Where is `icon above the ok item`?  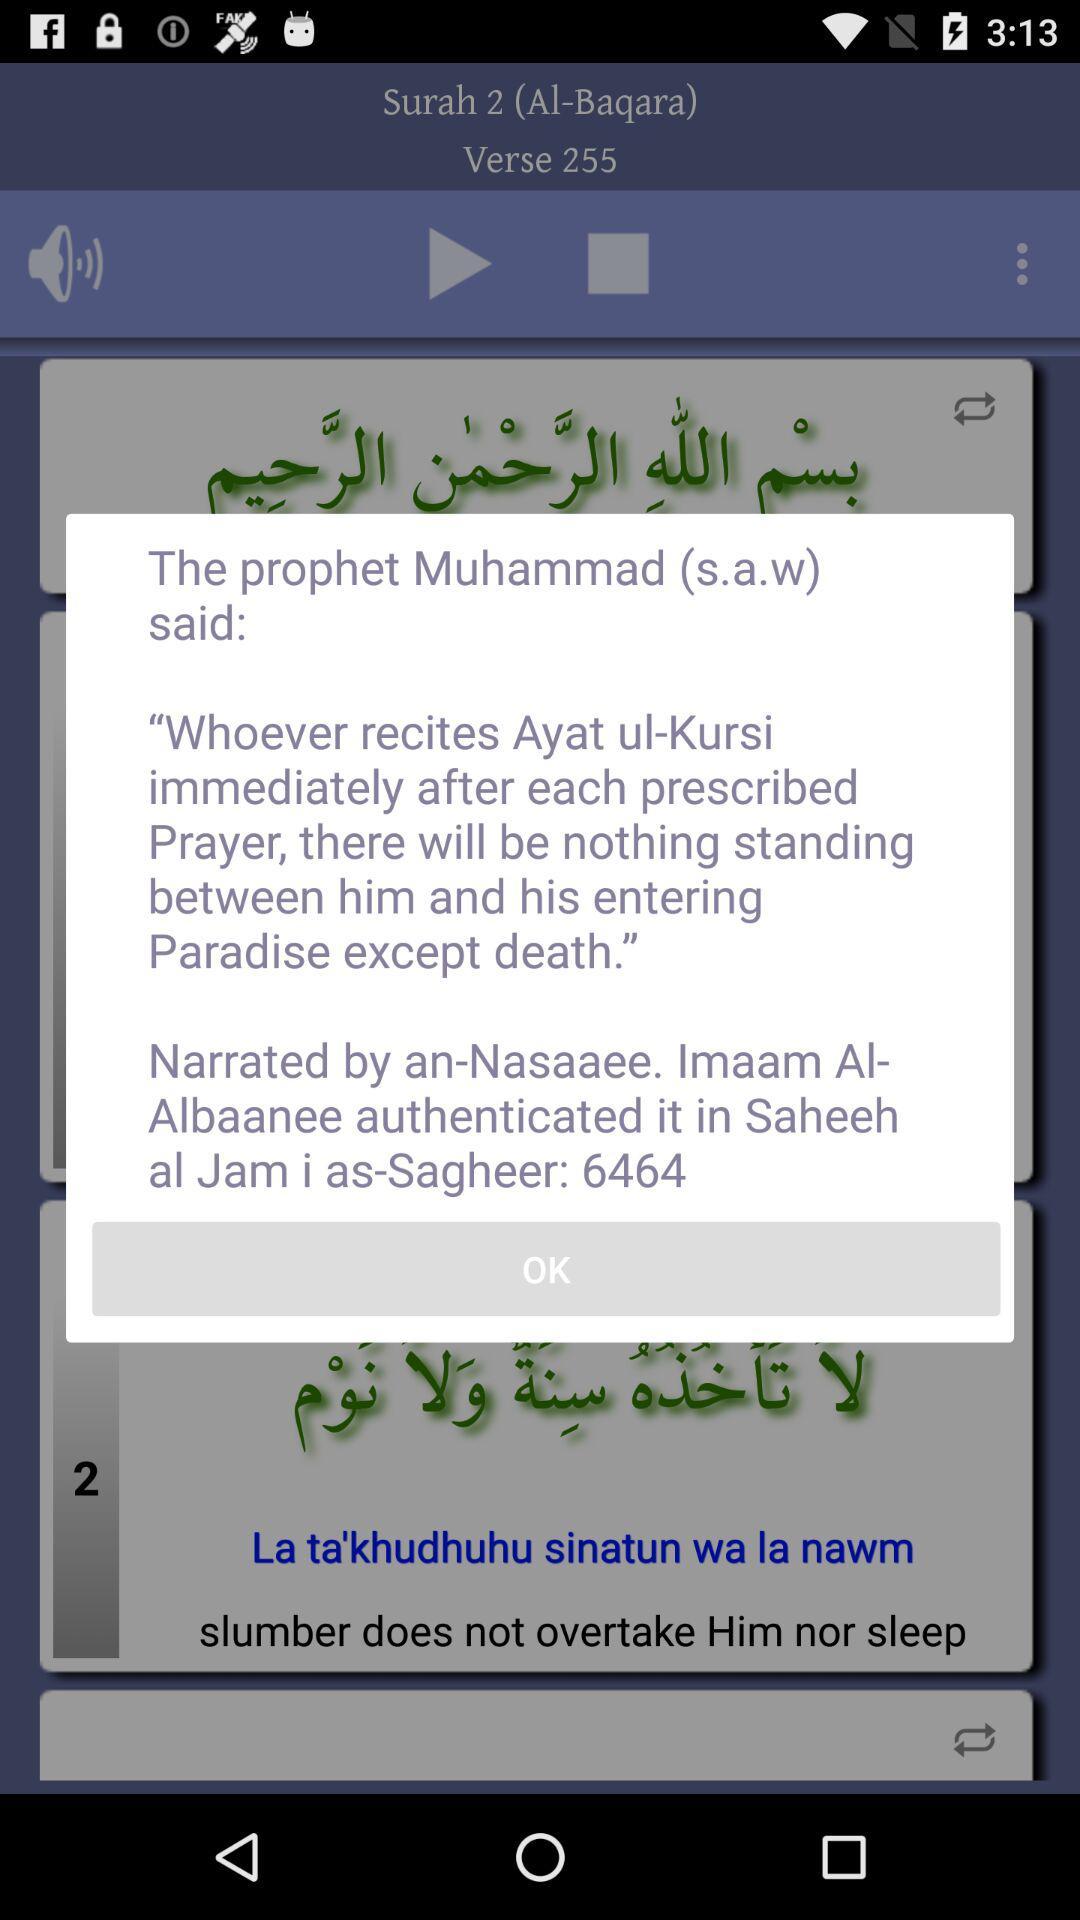 icon above the ok item is located at coordinates (540, 867).